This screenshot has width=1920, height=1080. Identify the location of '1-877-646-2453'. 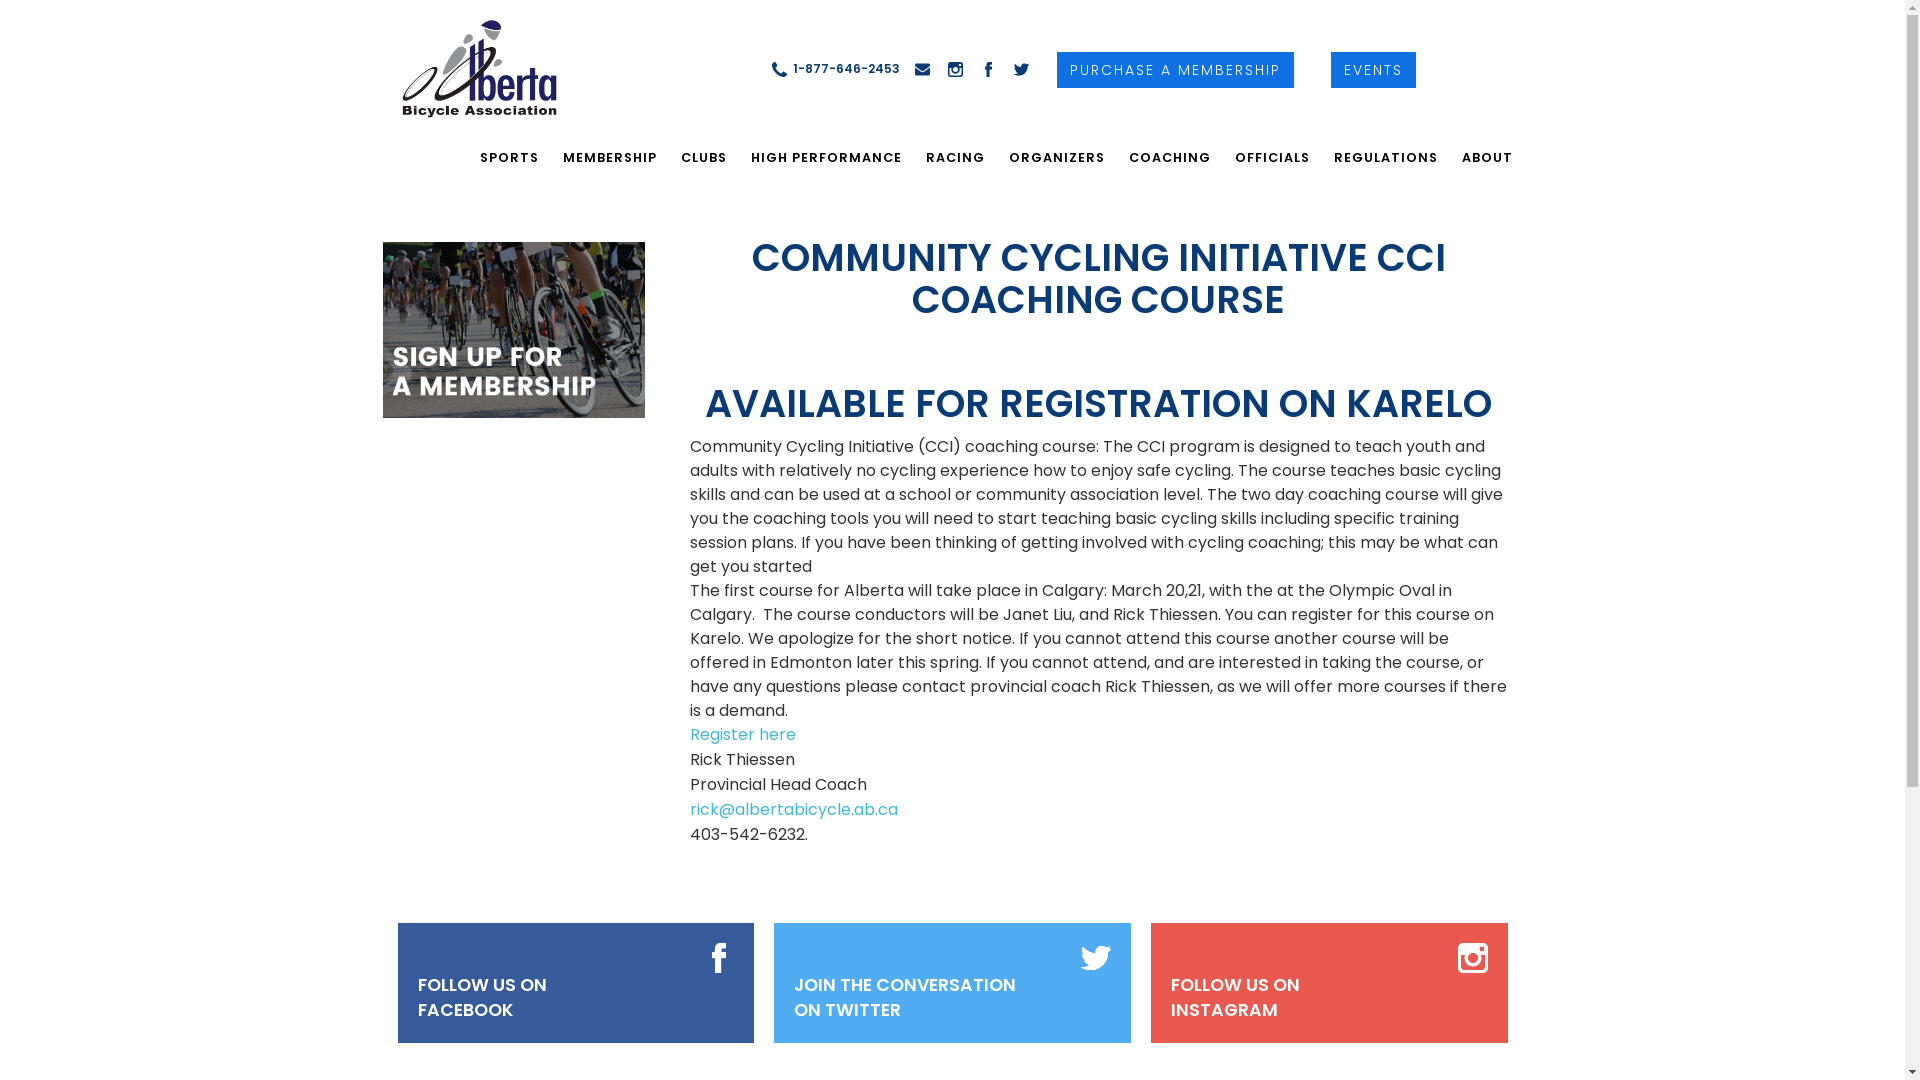
(835, 67).